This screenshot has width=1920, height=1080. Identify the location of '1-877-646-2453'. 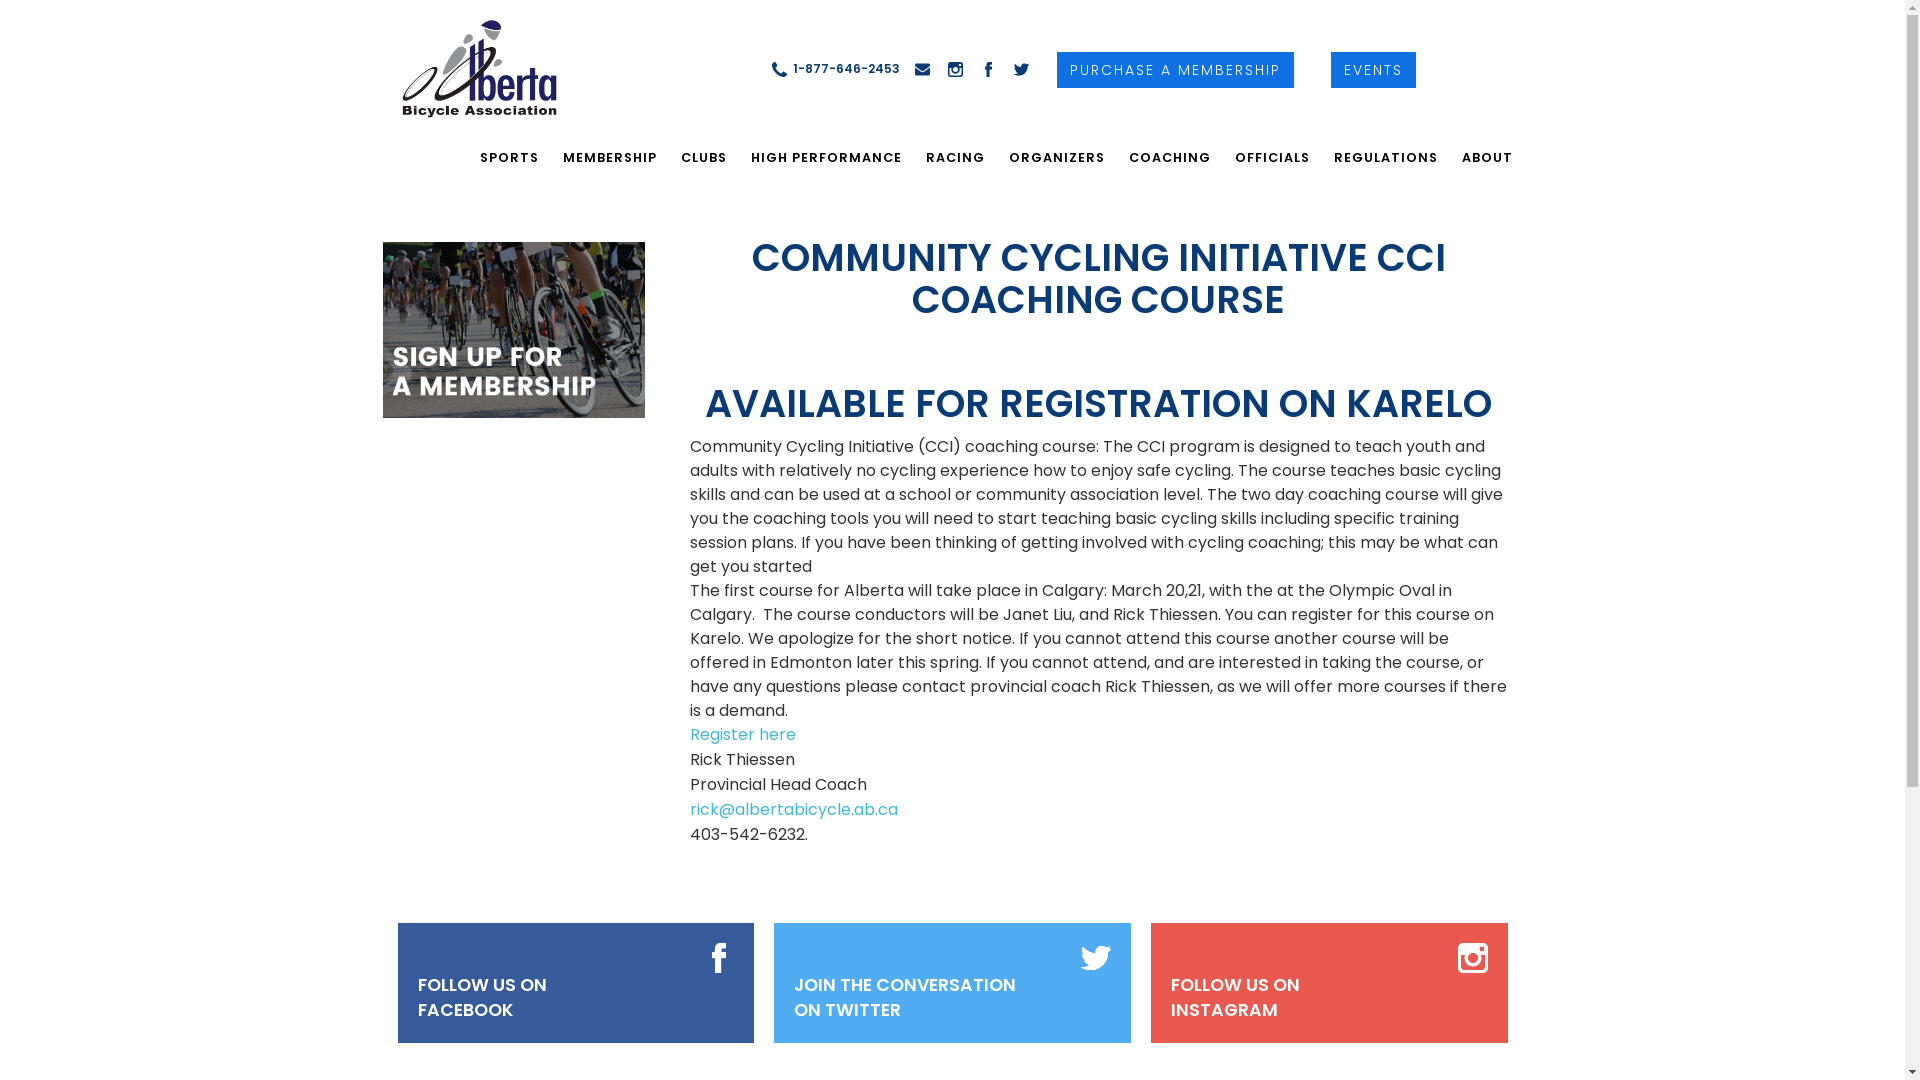
(835, 67).